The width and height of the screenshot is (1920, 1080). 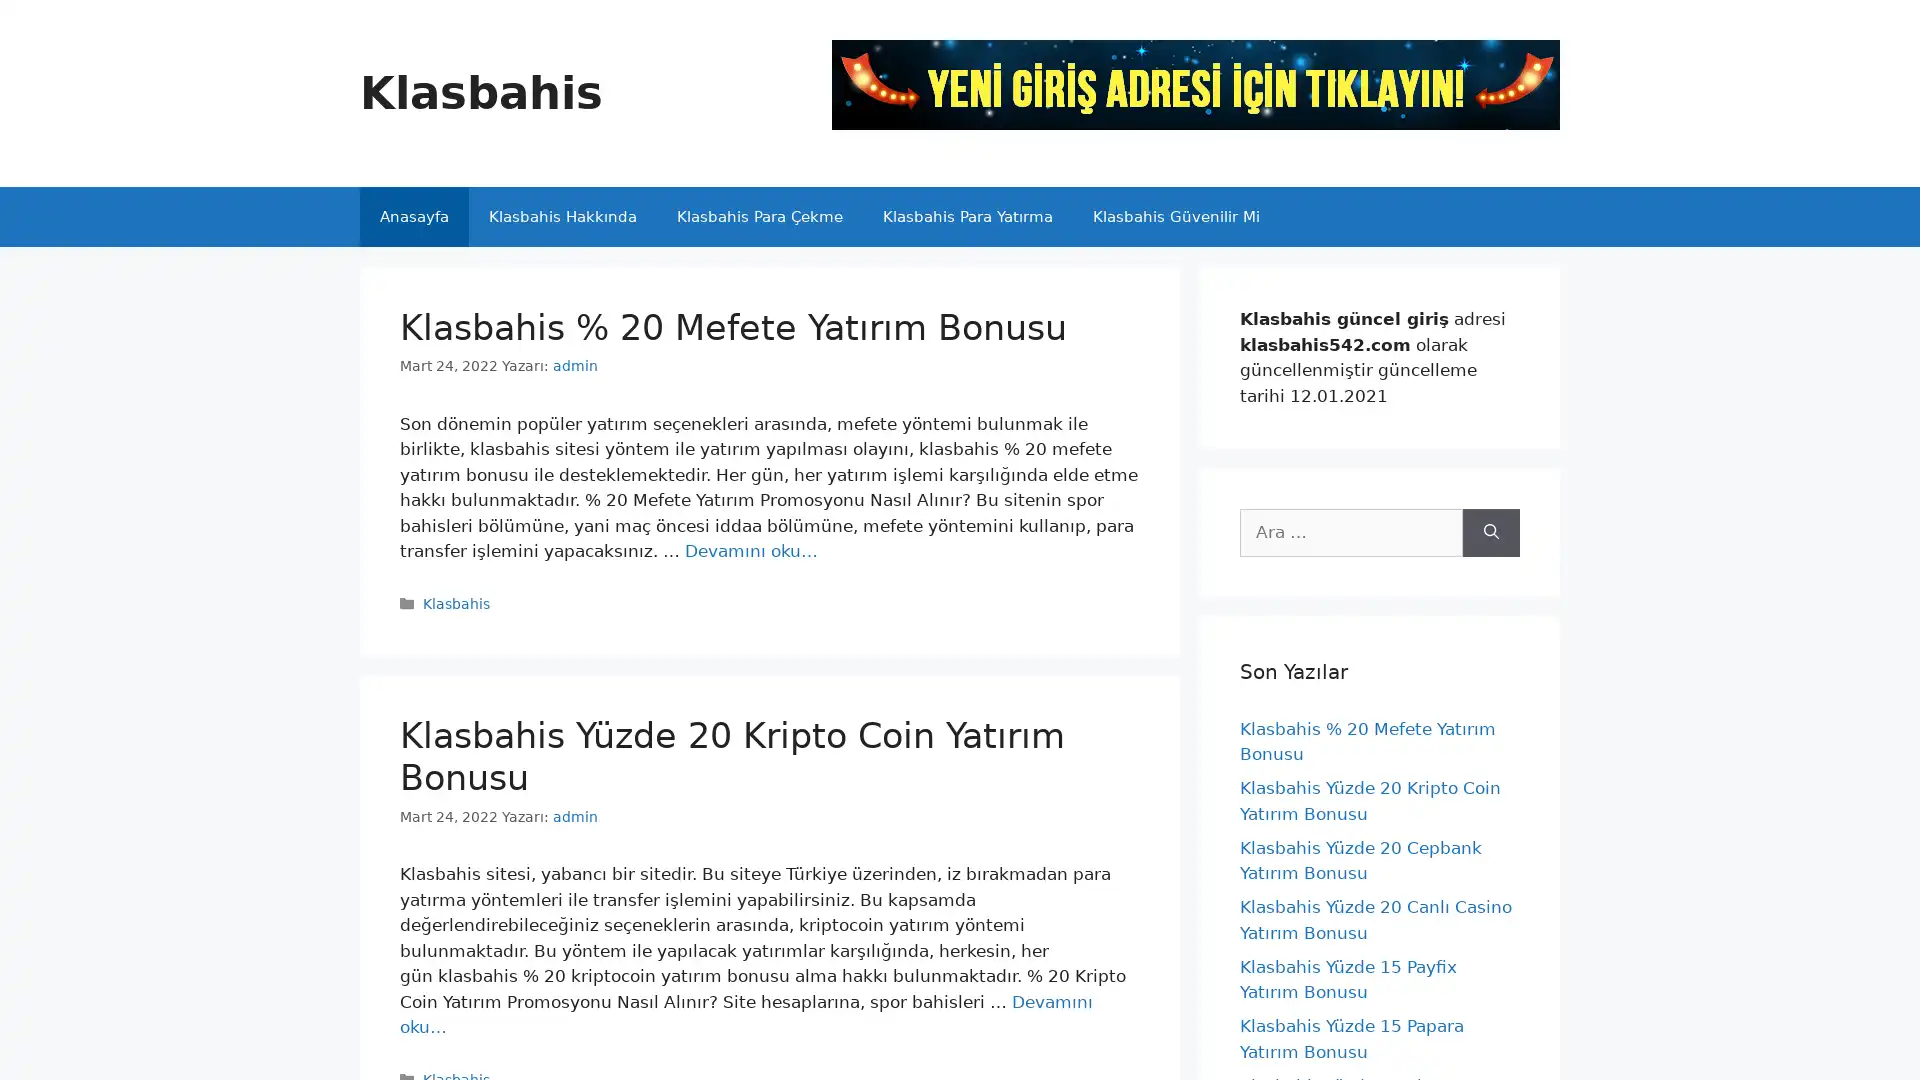 I want to click on Ara, so click(x=1491, y=531).